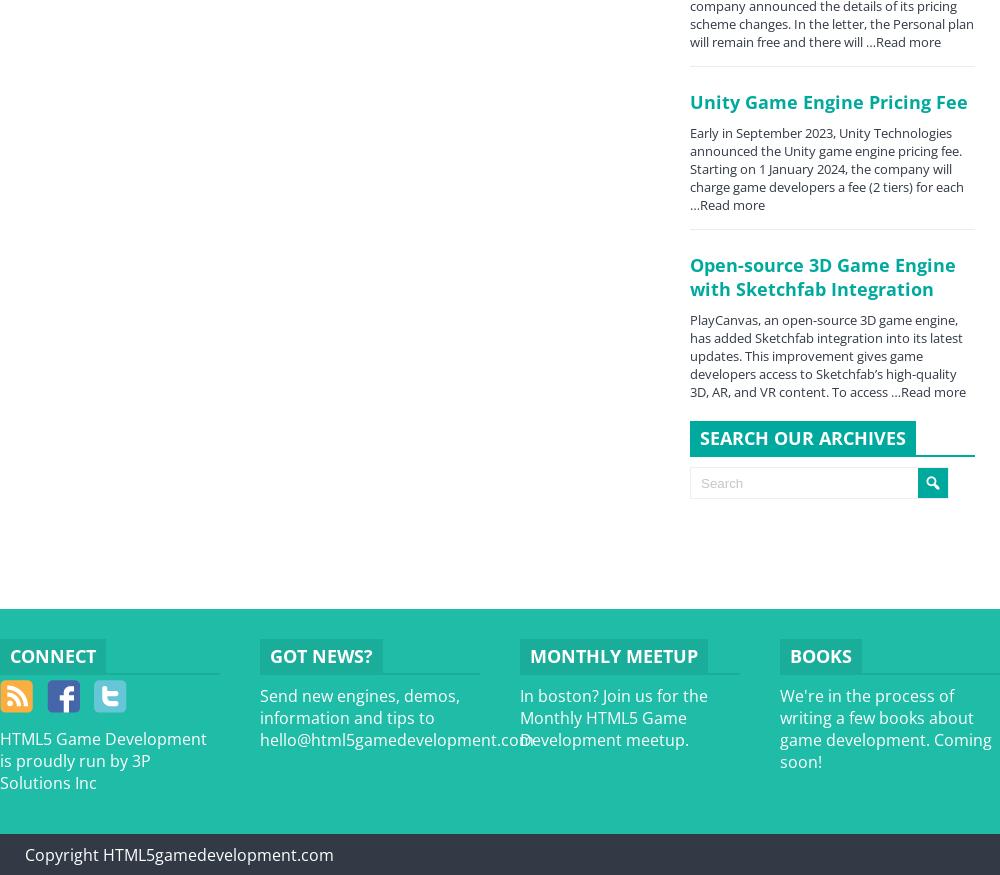 The height and width of the screenshot is (875, 1000). Describe the element at coordinates (179, 854) in the screenshot. I see `'Copyright HTML5gamedevelopment.com'` at that location.